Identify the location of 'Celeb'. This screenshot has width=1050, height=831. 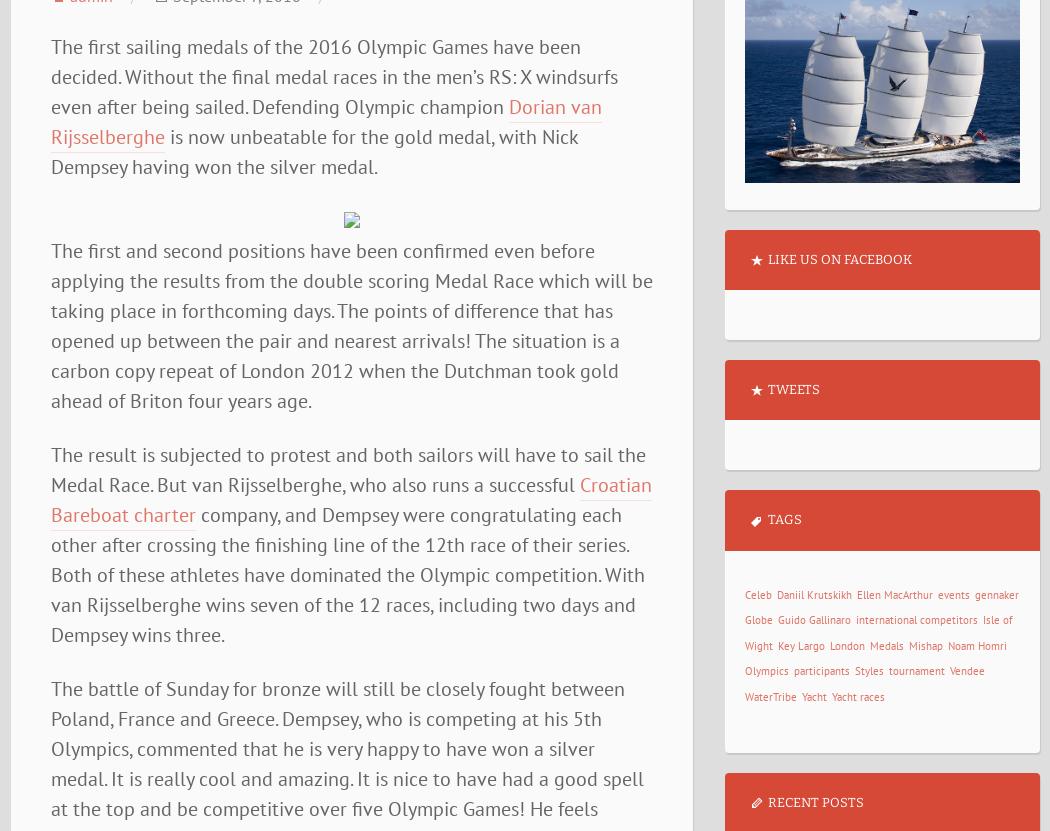
(757, 593).